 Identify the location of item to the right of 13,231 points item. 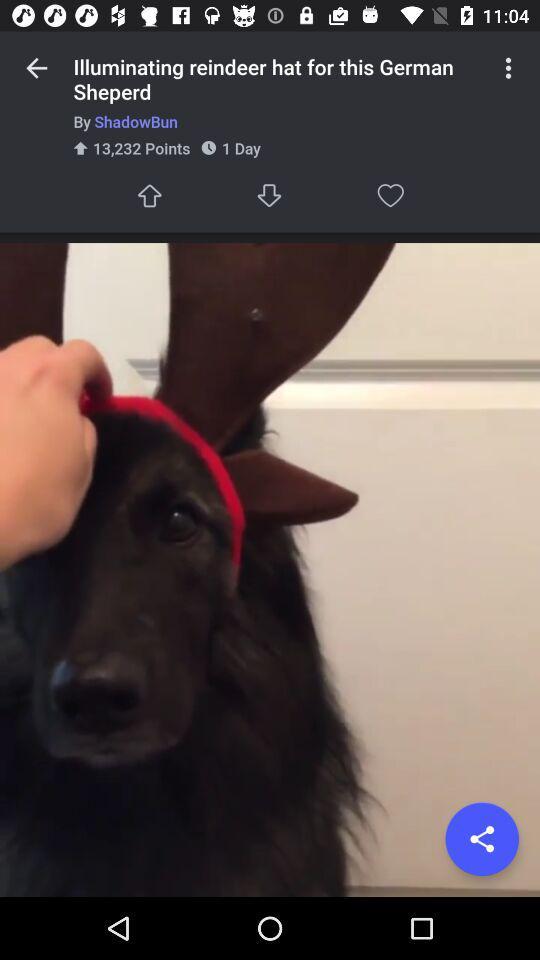
(270, 195).